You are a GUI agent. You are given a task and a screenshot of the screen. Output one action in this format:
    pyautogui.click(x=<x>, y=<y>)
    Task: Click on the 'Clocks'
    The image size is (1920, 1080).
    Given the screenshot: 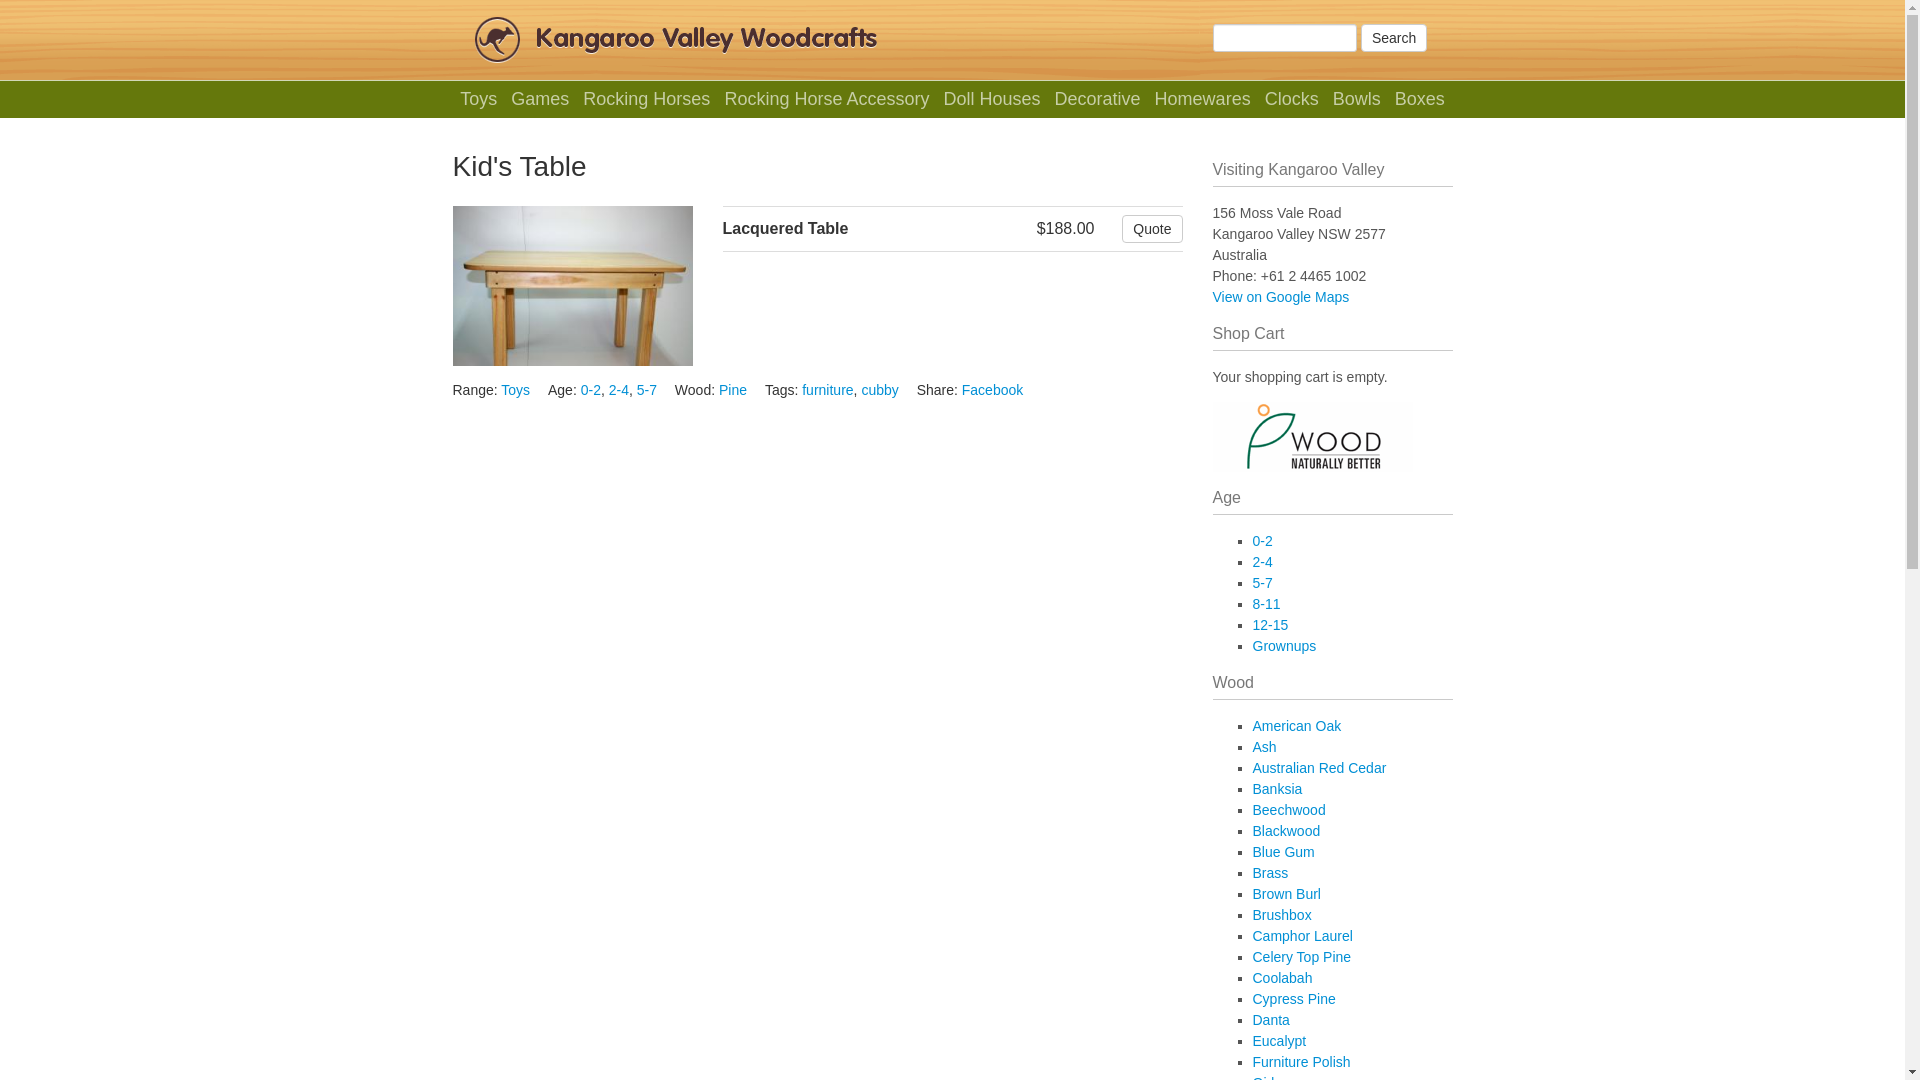 What is the action you would take?
    pyautogui.click(x=1258, y=99)
    